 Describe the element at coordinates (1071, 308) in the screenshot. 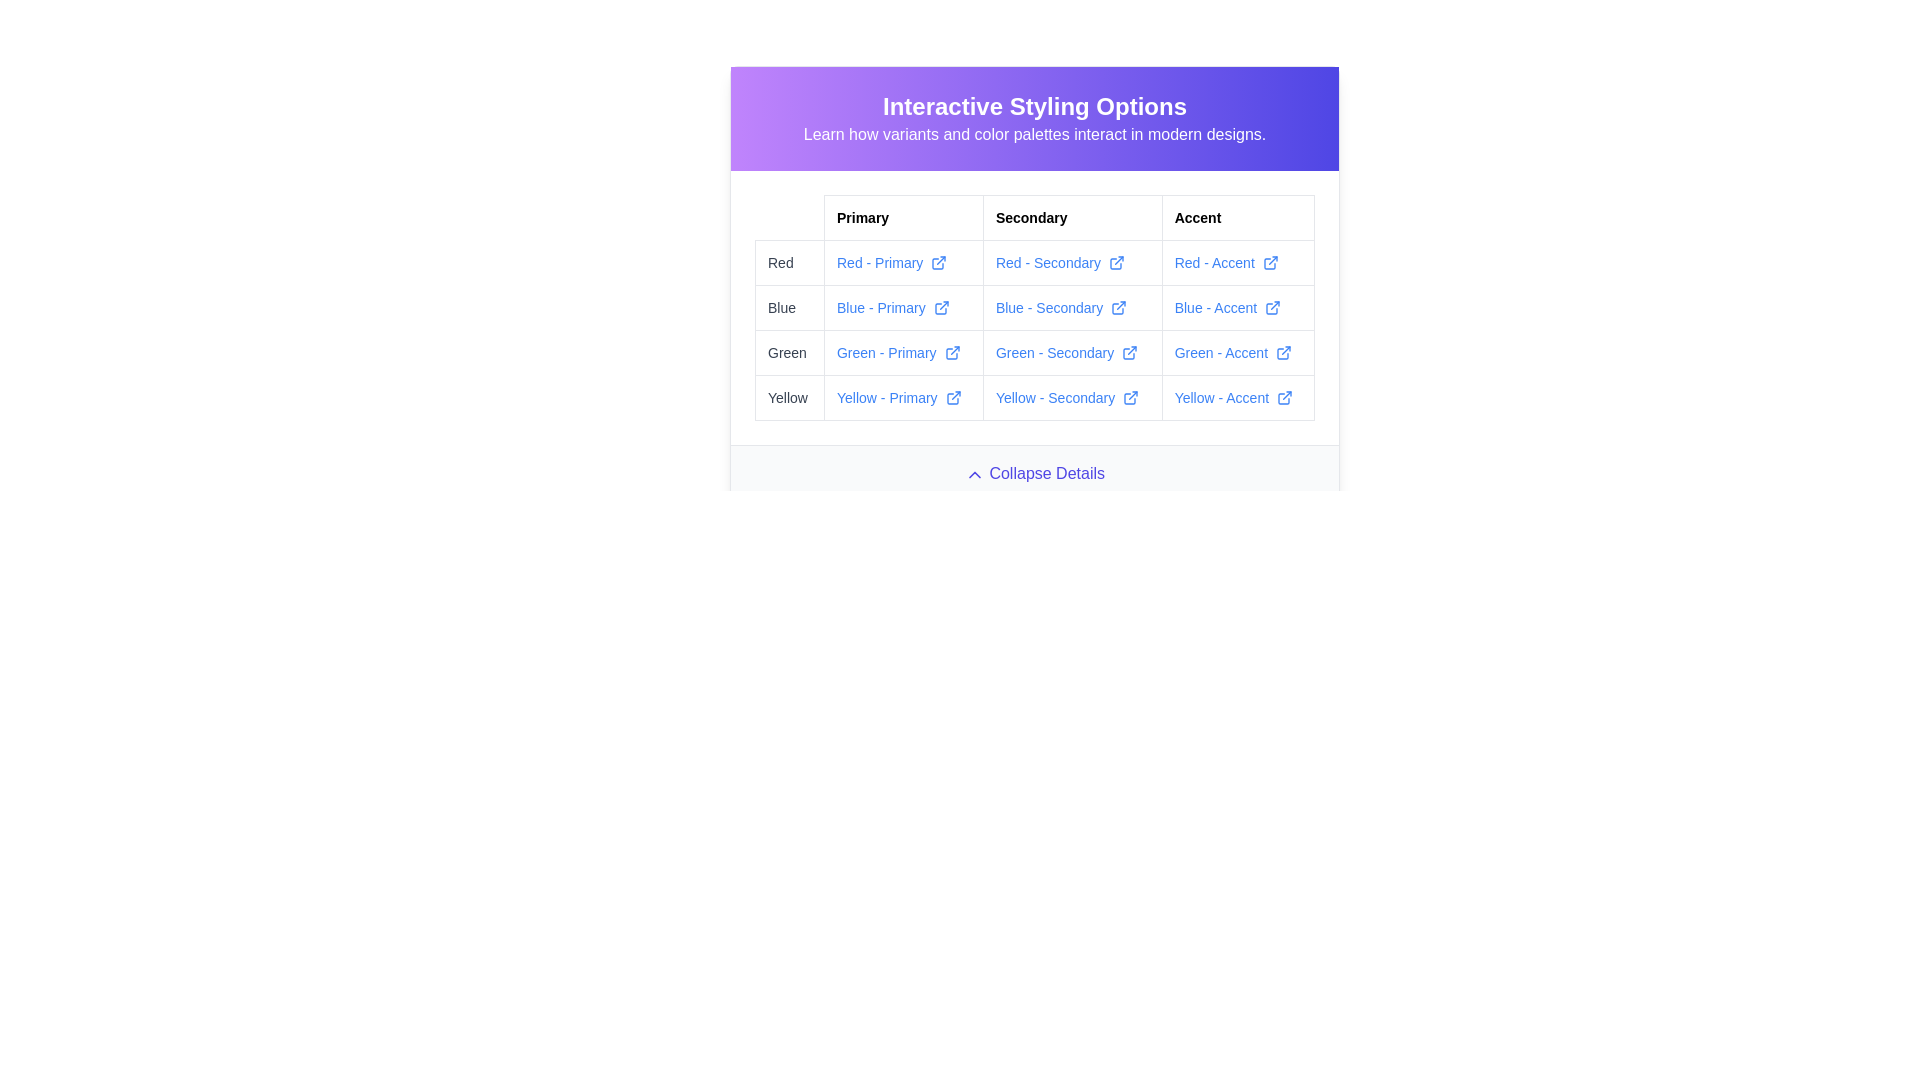

I see `the 'Blue - Secondary' link with an external link icon, located in the 'Secondary' column and 'Blue' row of the table` at that location.